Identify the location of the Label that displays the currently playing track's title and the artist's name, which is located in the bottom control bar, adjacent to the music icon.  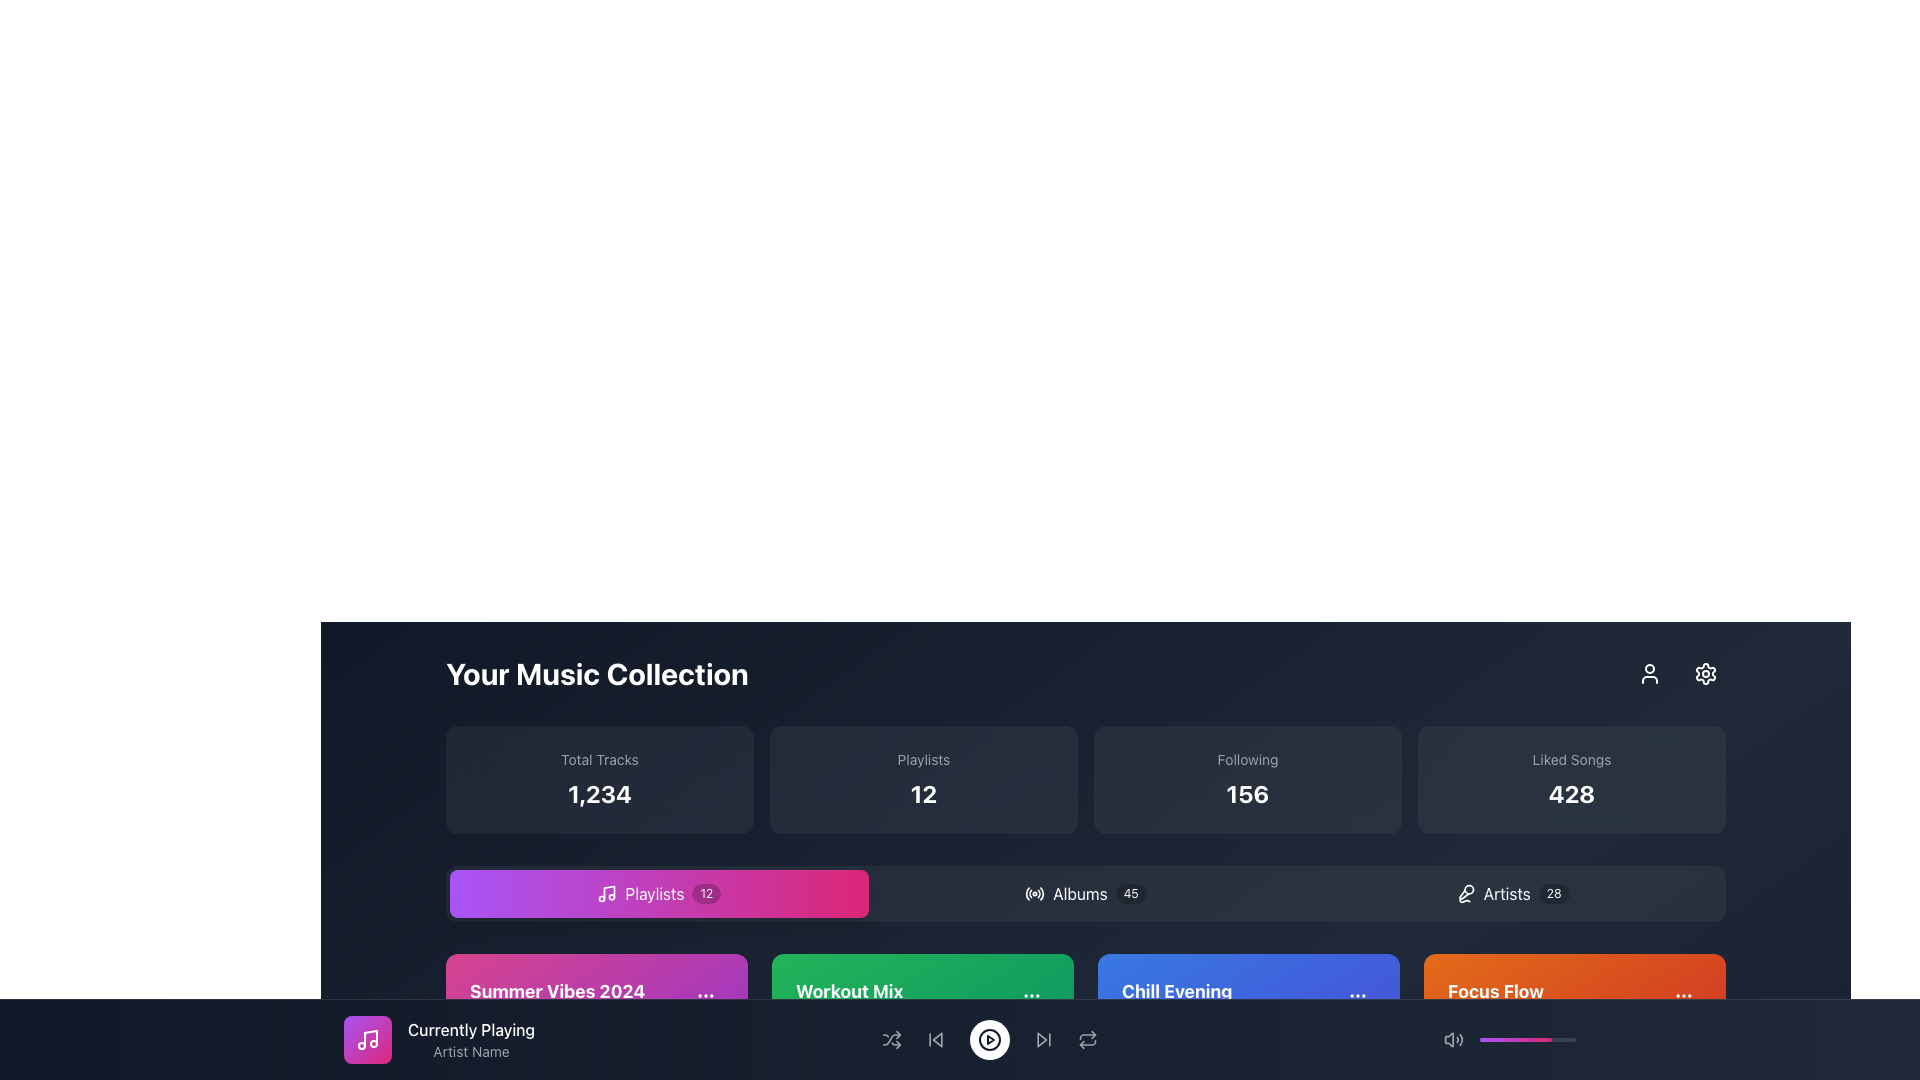
(960, 1039).